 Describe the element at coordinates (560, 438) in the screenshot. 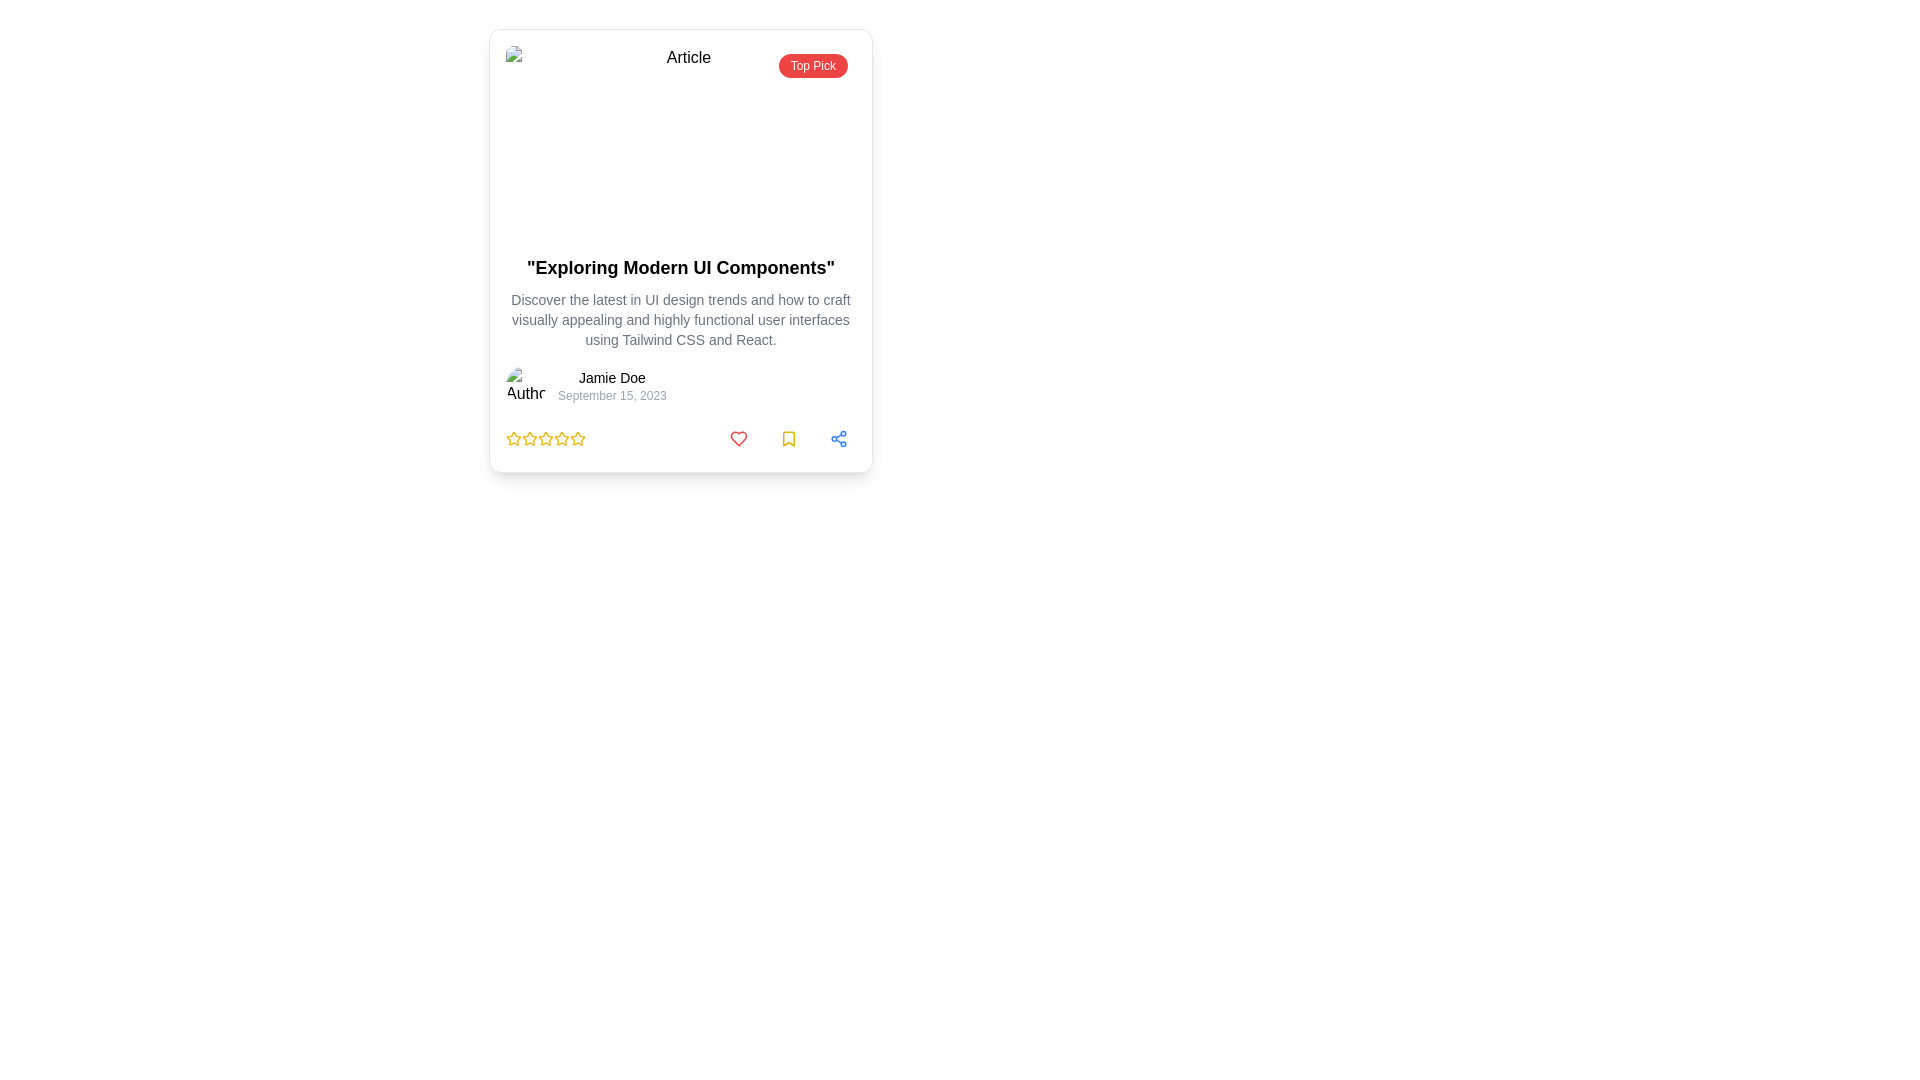

I see `the sixth star icon with a yellow outline in the rating system below the card titled 'Exploring Modern UI Components'` at that location.